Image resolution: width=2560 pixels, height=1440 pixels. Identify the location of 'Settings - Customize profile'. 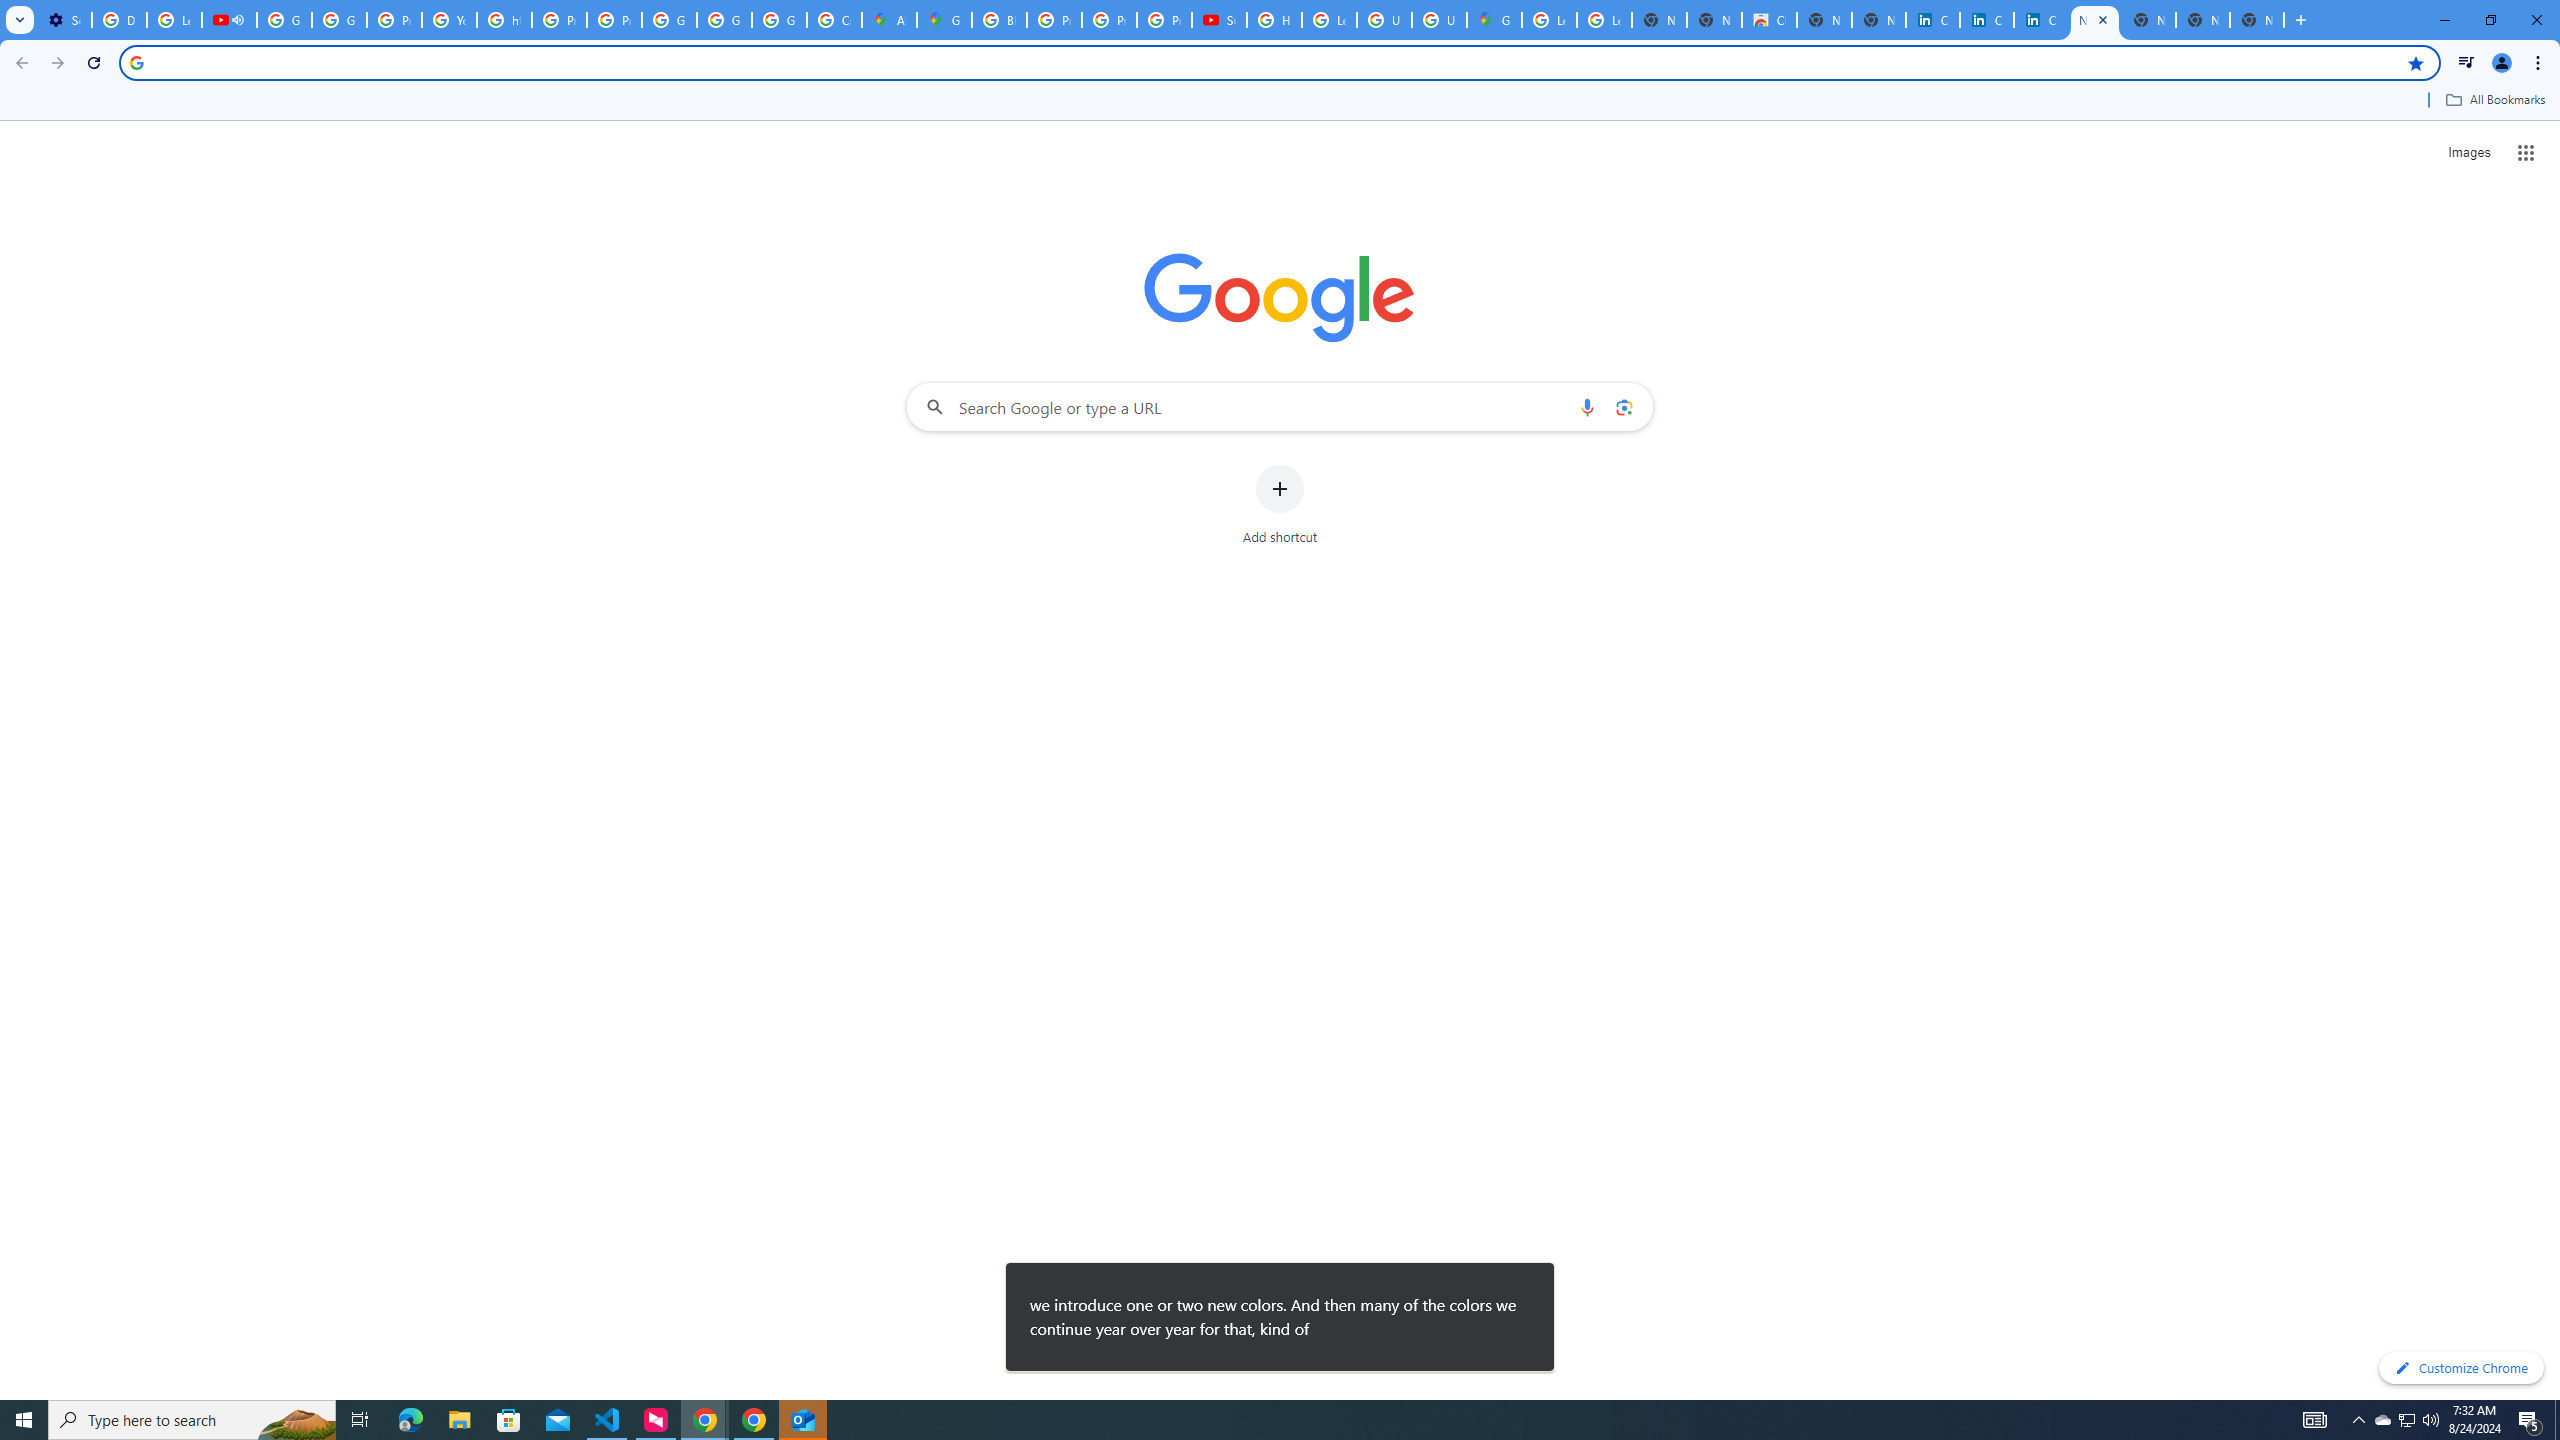
(64, 19).